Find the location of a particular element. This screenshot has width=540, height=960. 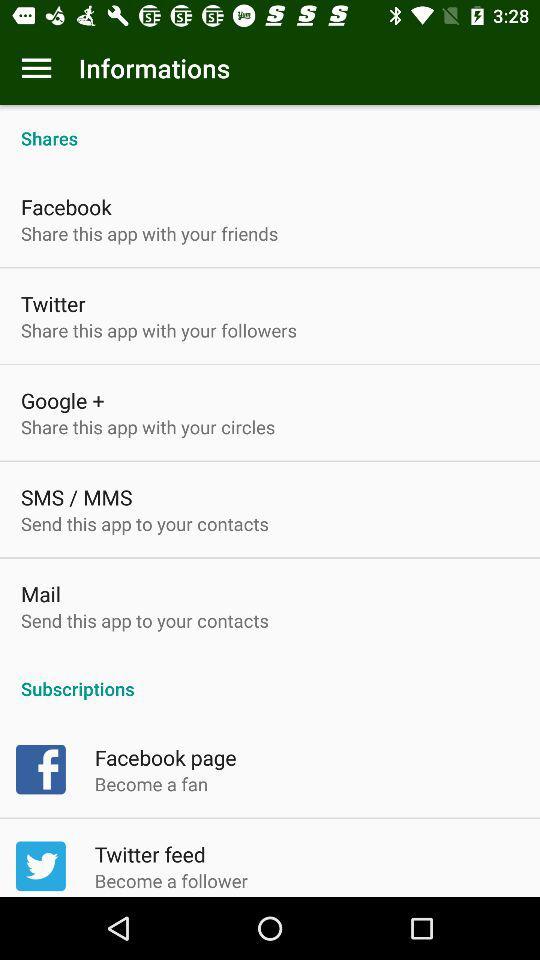

shares icon is located at coordinates (270, 126).